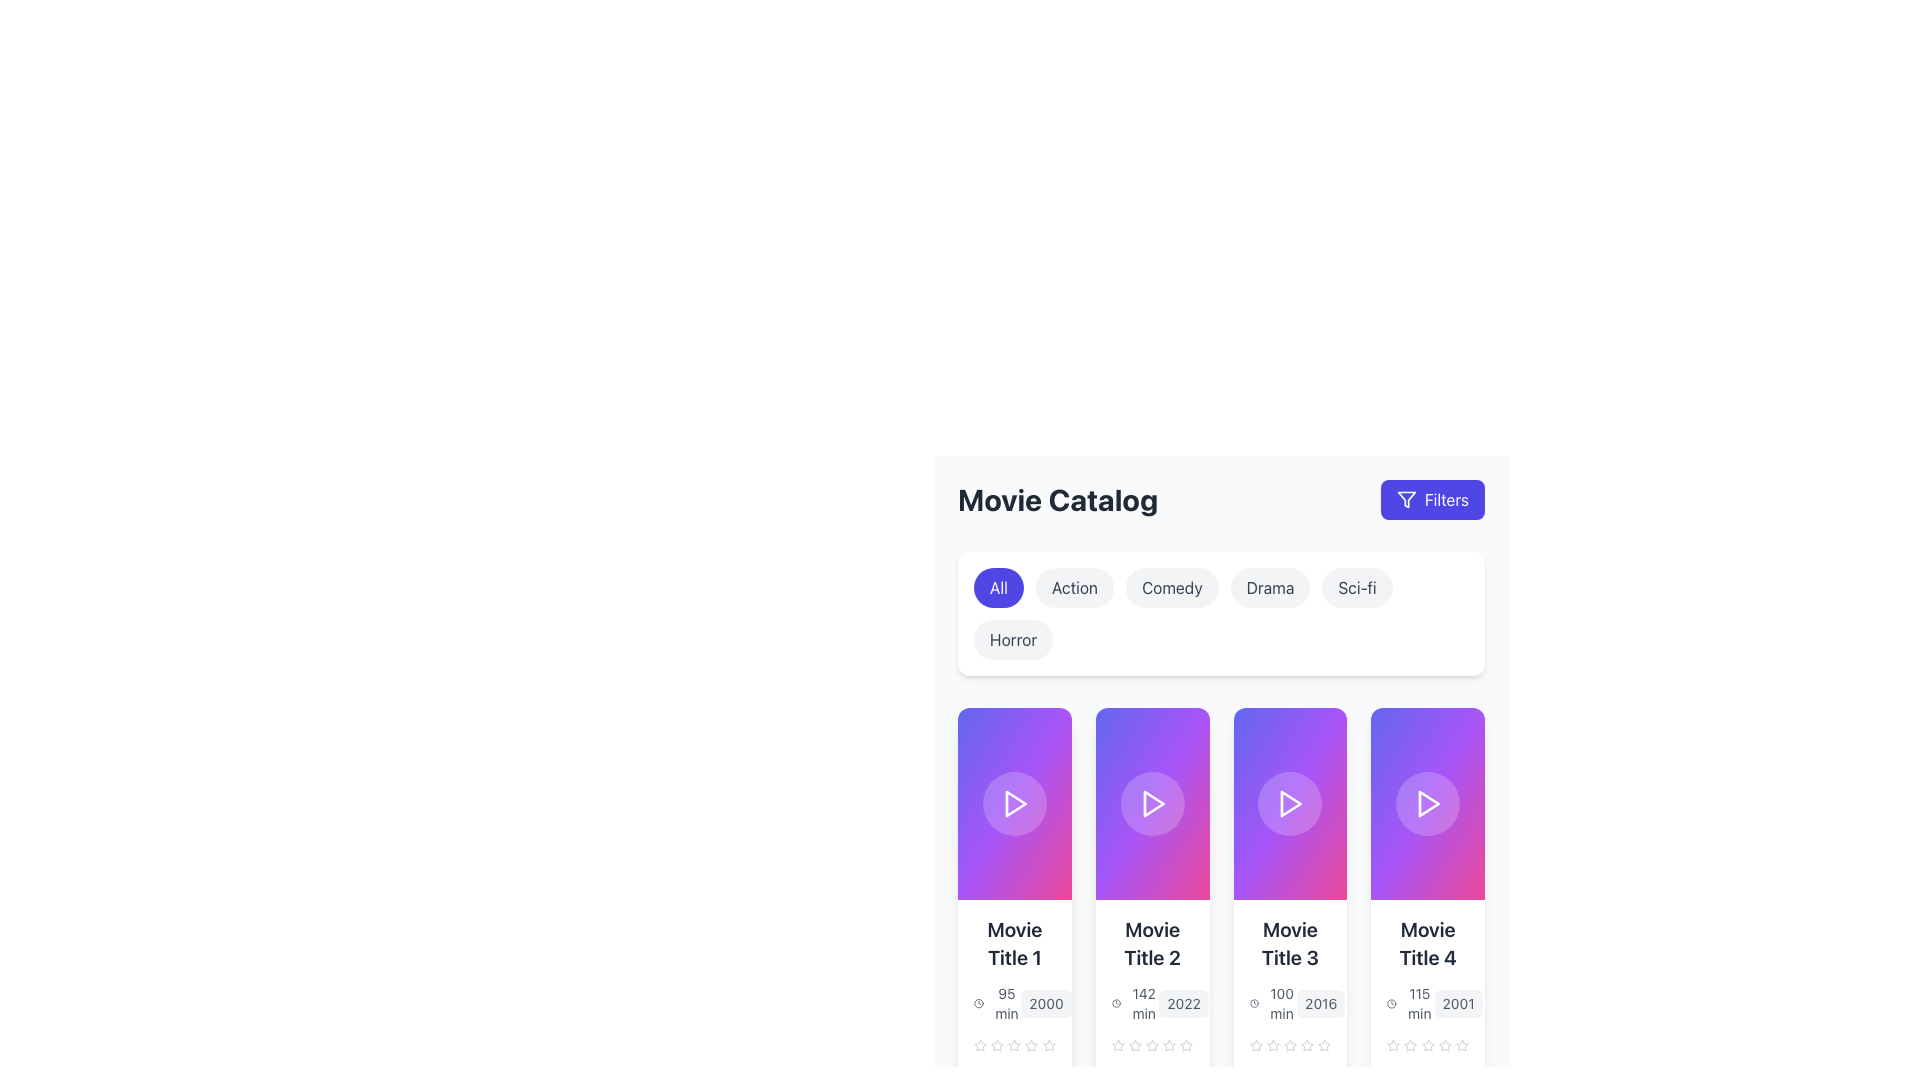  Describe the element at coordinates (1152, 1044) in the screenshot. I see `the fourth star` at that location.